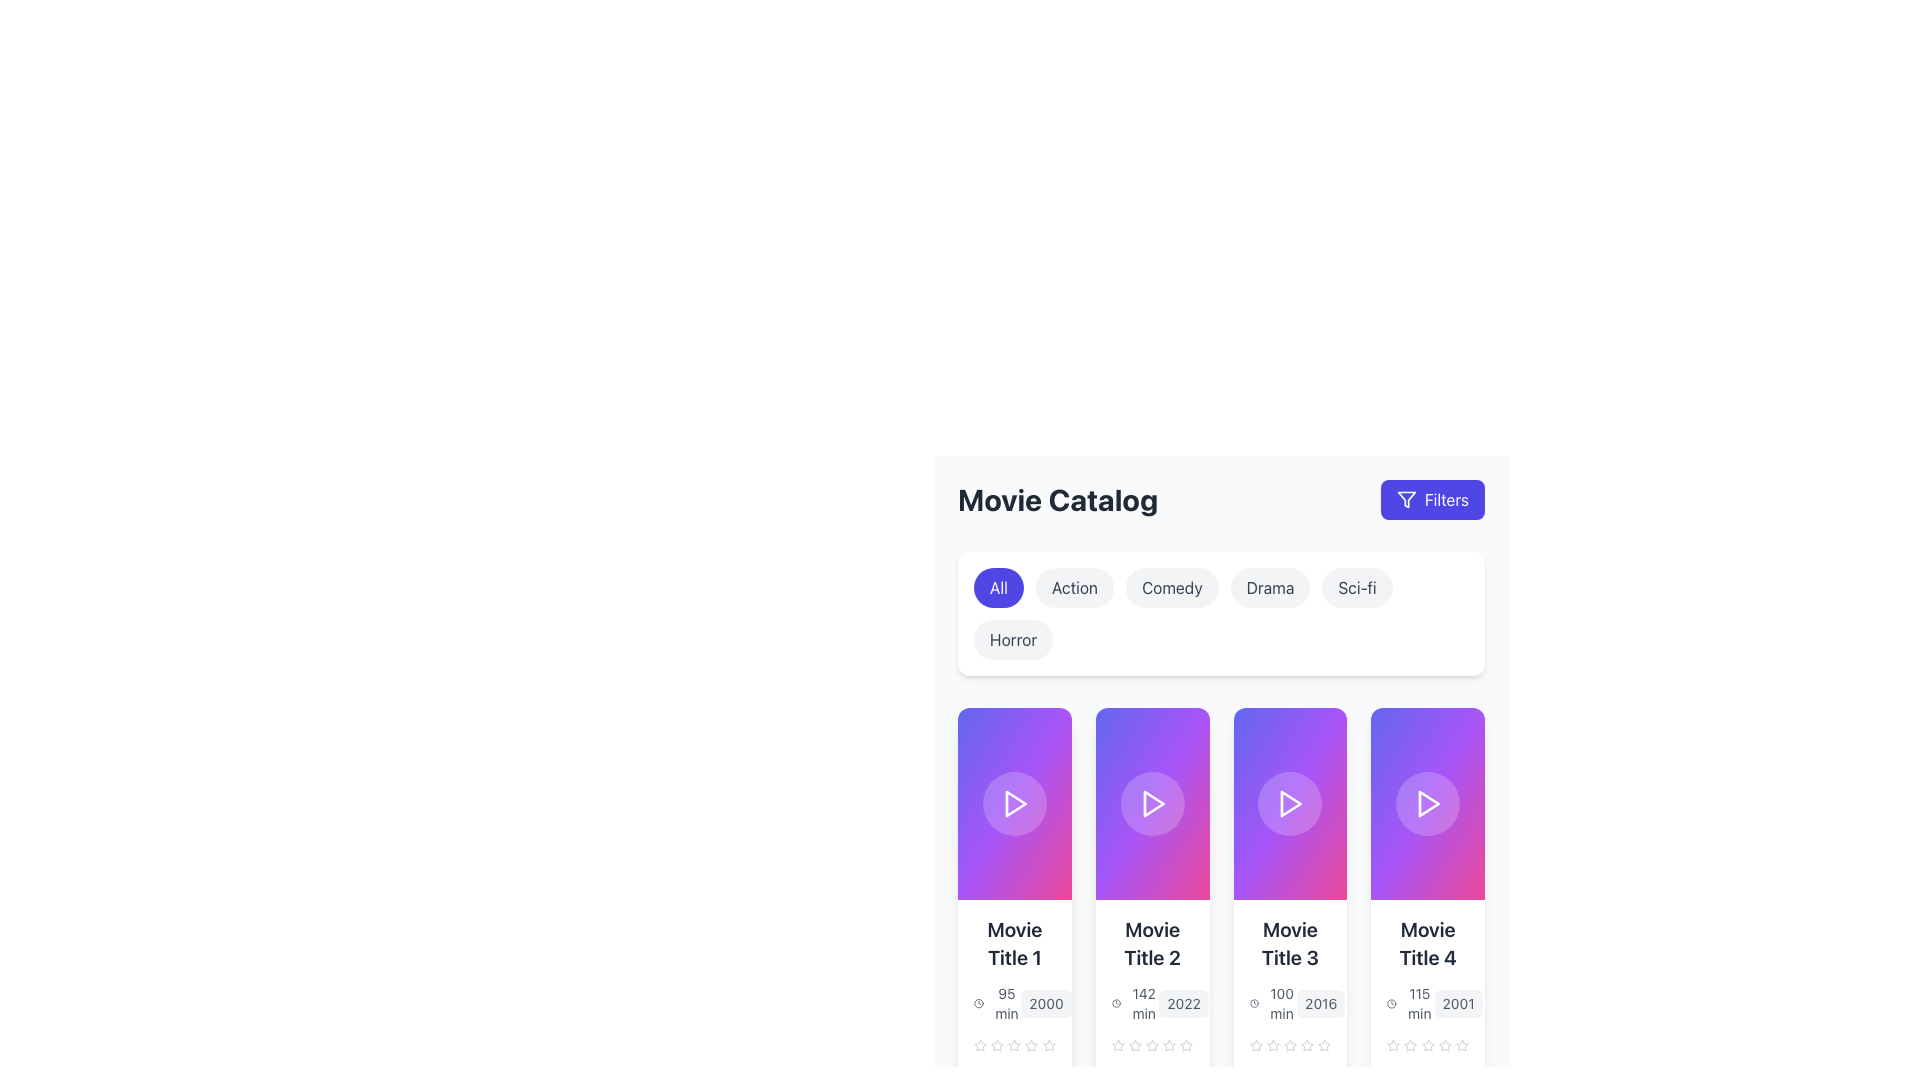  Describe the element at coordinates (1152, 1044) in the screenshot. I see `the fourth star` at that location.